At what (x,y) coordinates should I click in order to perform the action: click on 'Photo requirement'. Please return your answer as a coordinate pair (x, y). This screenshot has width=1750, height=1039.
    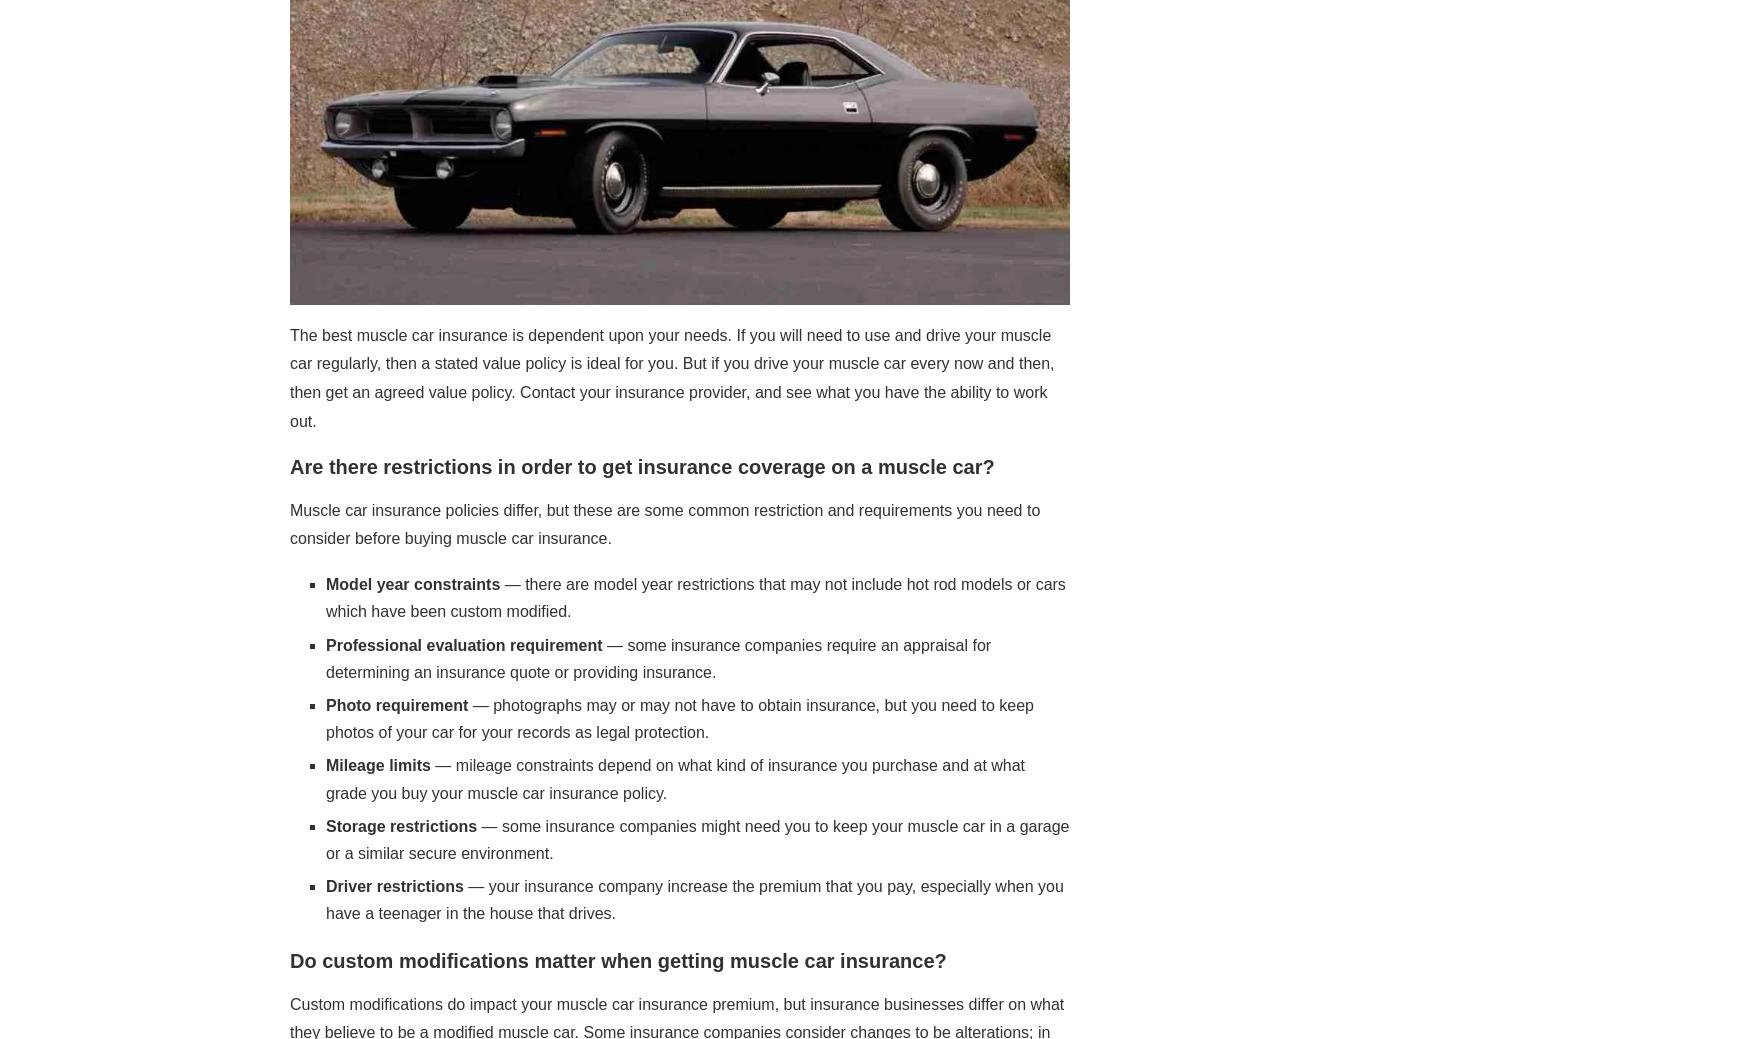
    Looking at the image, I should click on (326, 704).